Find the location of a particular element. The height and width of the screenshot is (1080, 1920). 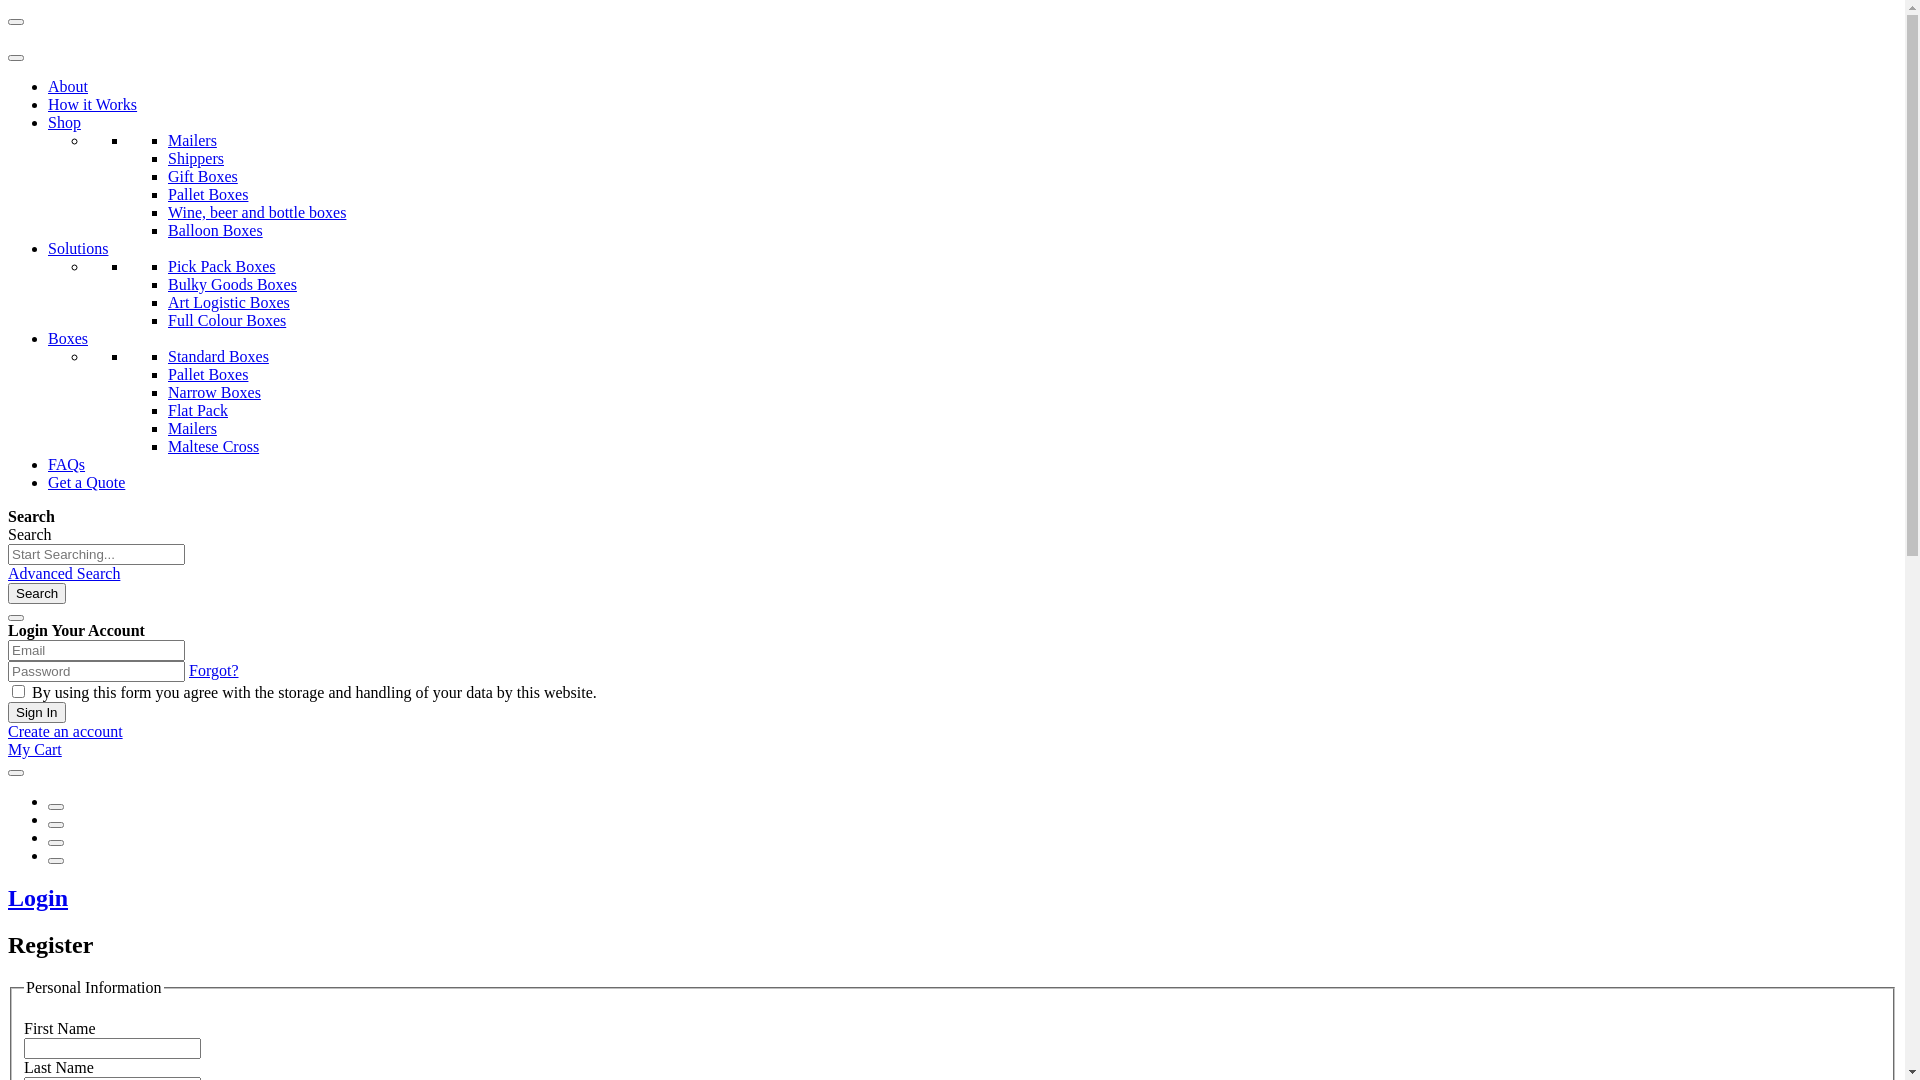

'Pallet Boxes' is located at coordinates (207, 194).